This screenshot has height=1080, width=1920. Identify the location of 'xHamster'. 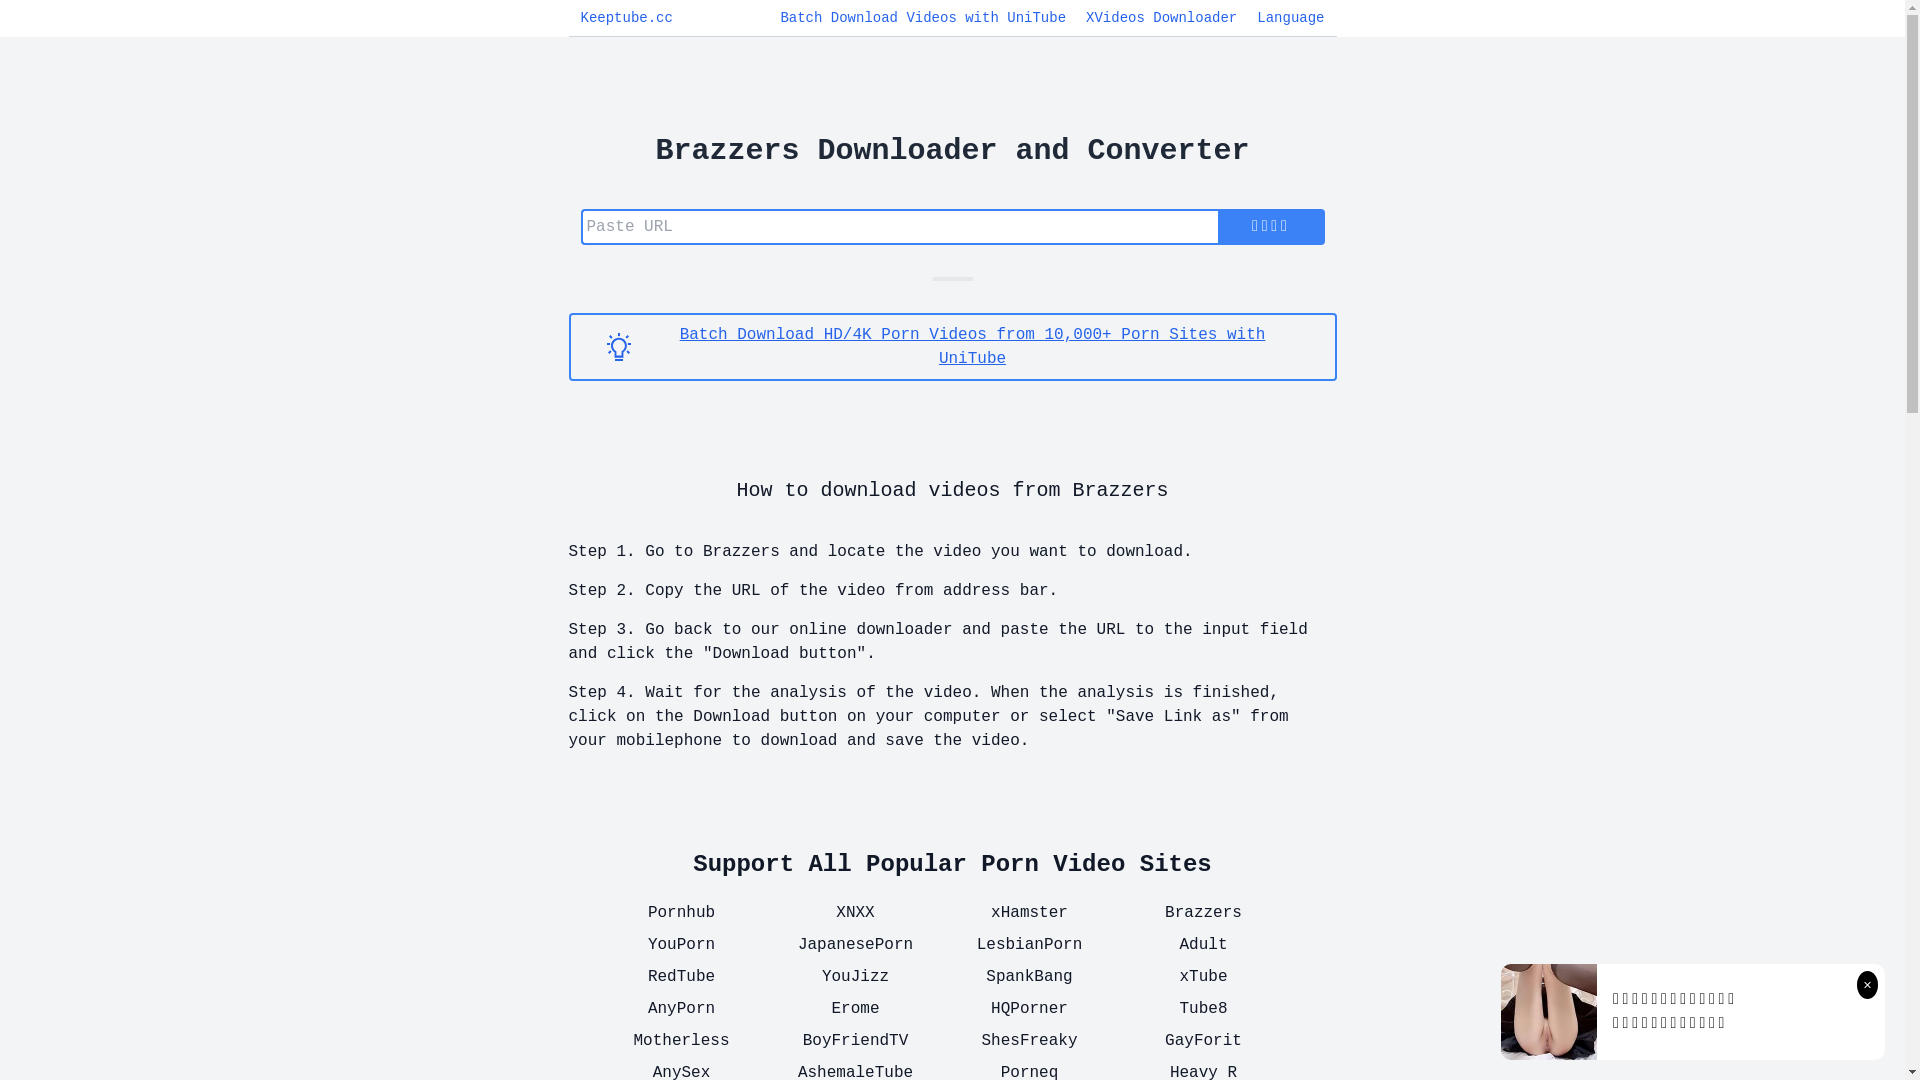
(1028, 913).